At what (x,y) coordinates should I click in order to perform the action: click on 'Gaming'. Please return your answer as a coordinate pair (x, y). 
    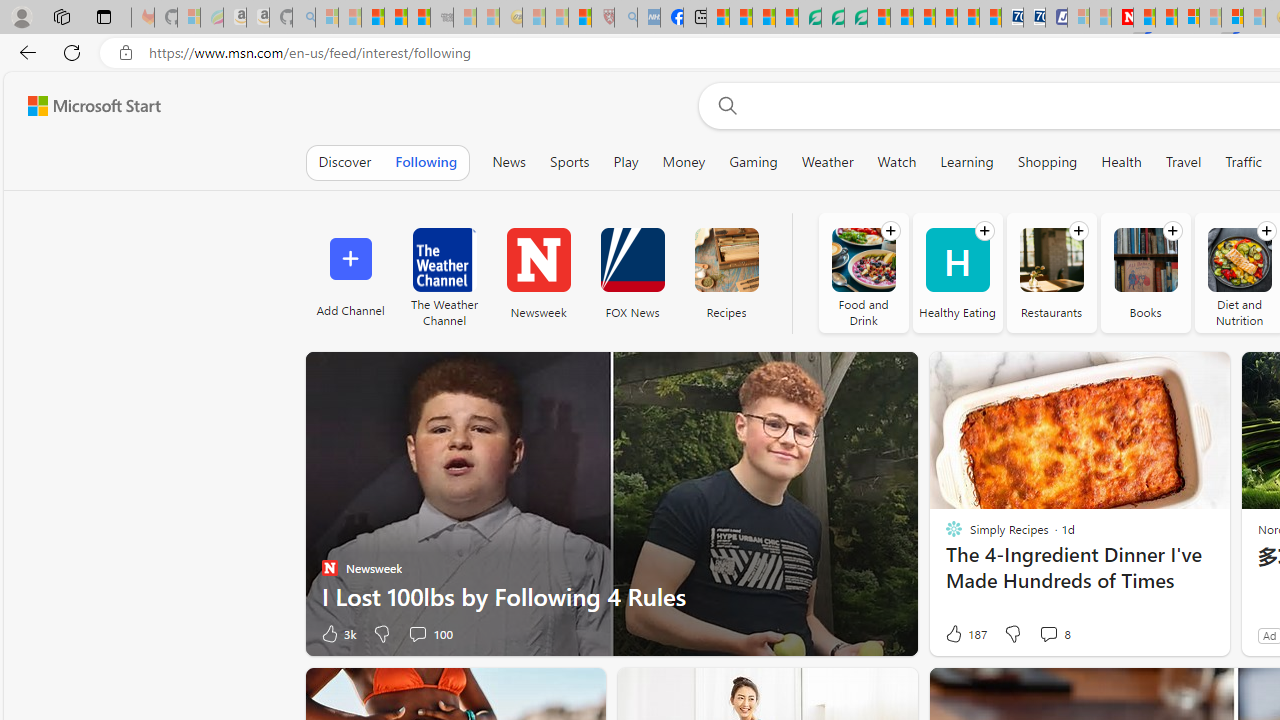
    Looking at the image, I should click on (752, 161).